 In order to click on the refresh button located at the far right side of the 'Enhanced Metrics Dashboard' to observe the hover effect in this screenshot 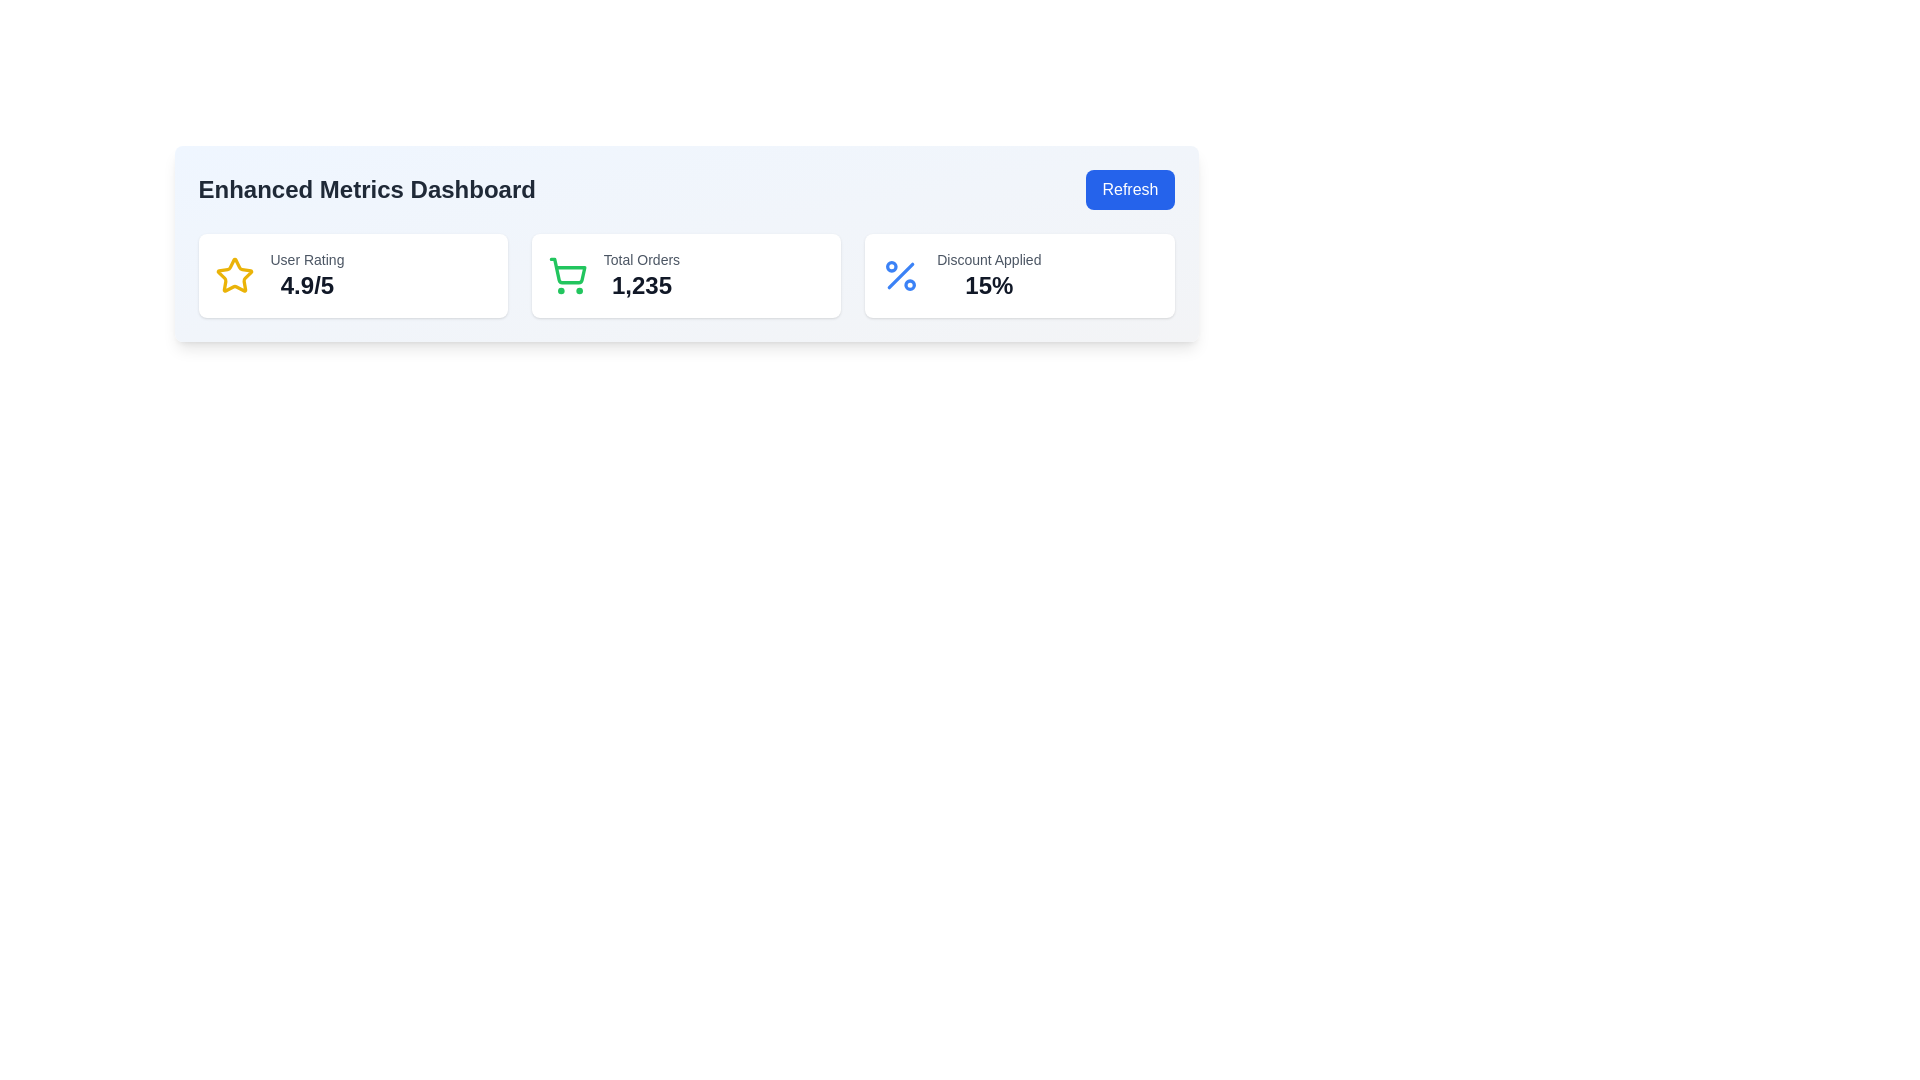, I will do `click(1130, 189)`.